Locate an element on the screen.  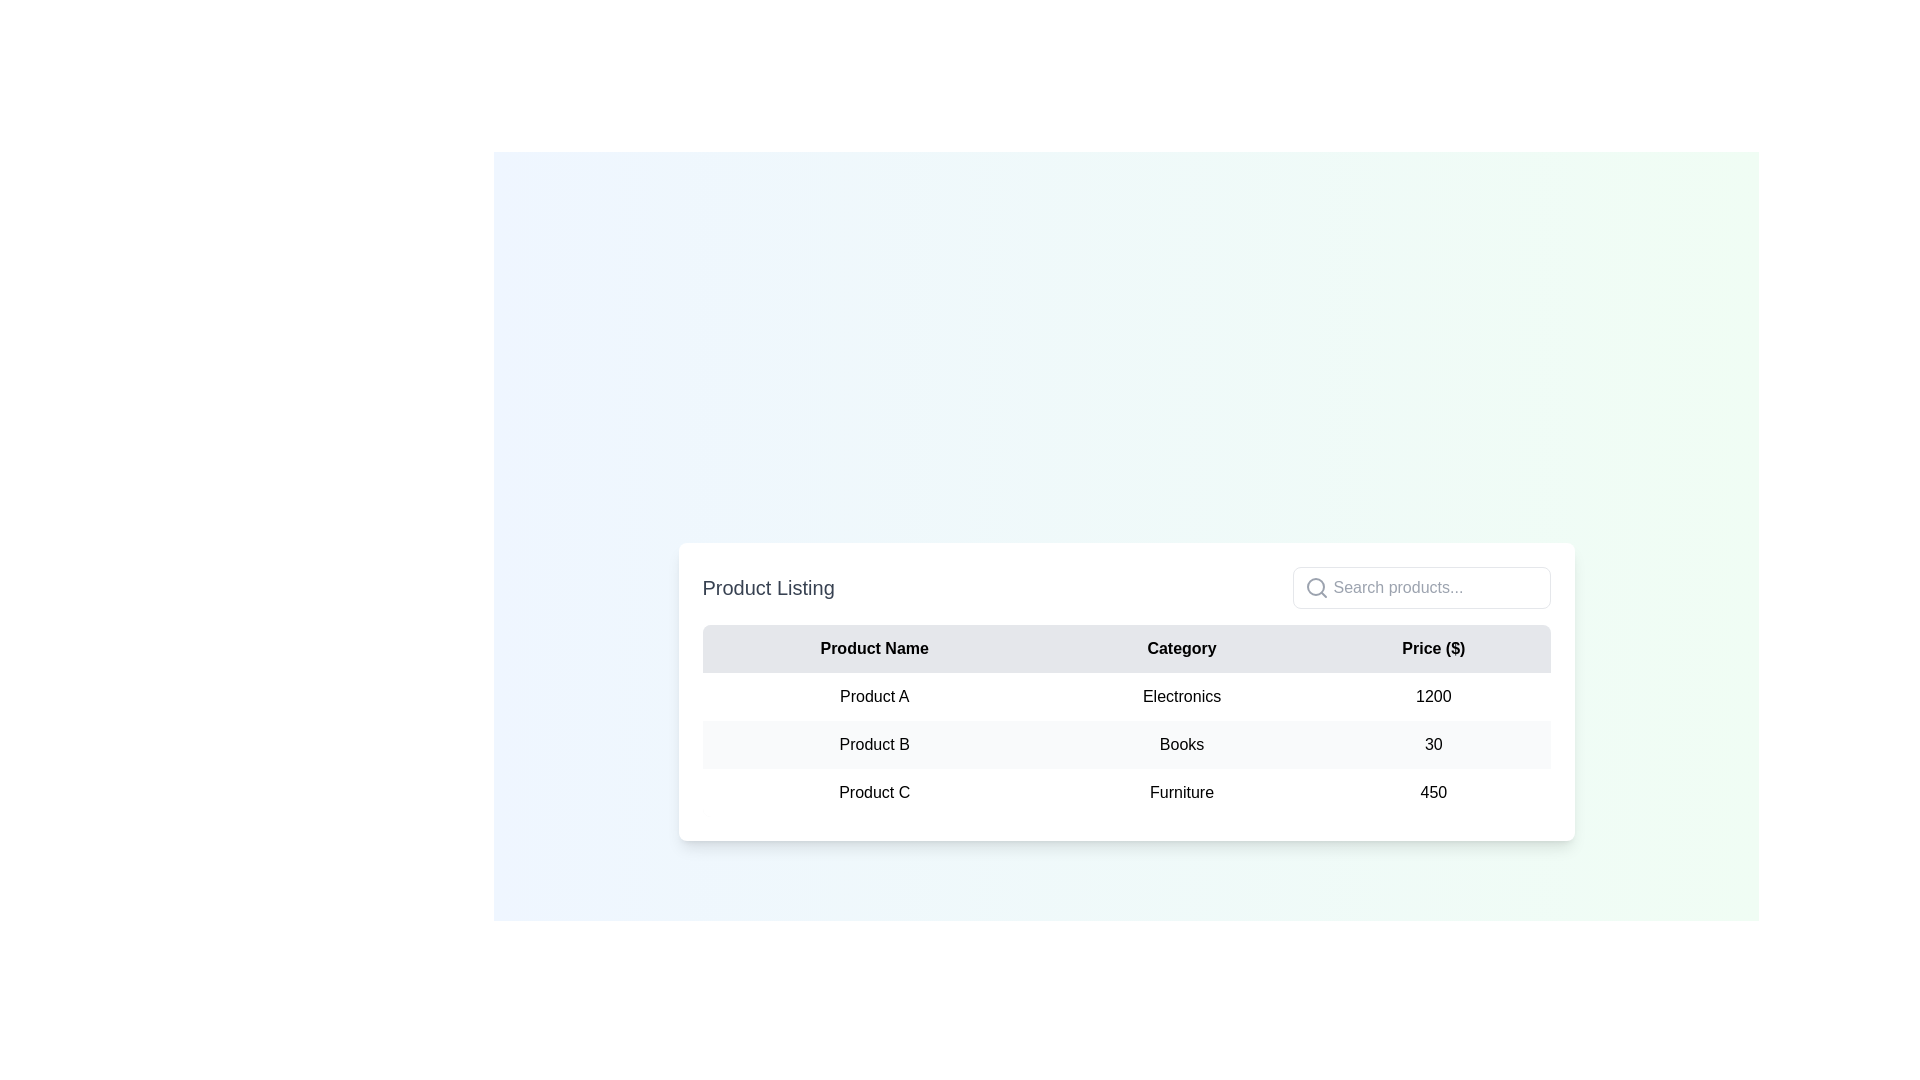
the 'Furniture' text label located in the second column of the last row of the table, under the 'Category' header is located at coordinates (1182, 792).